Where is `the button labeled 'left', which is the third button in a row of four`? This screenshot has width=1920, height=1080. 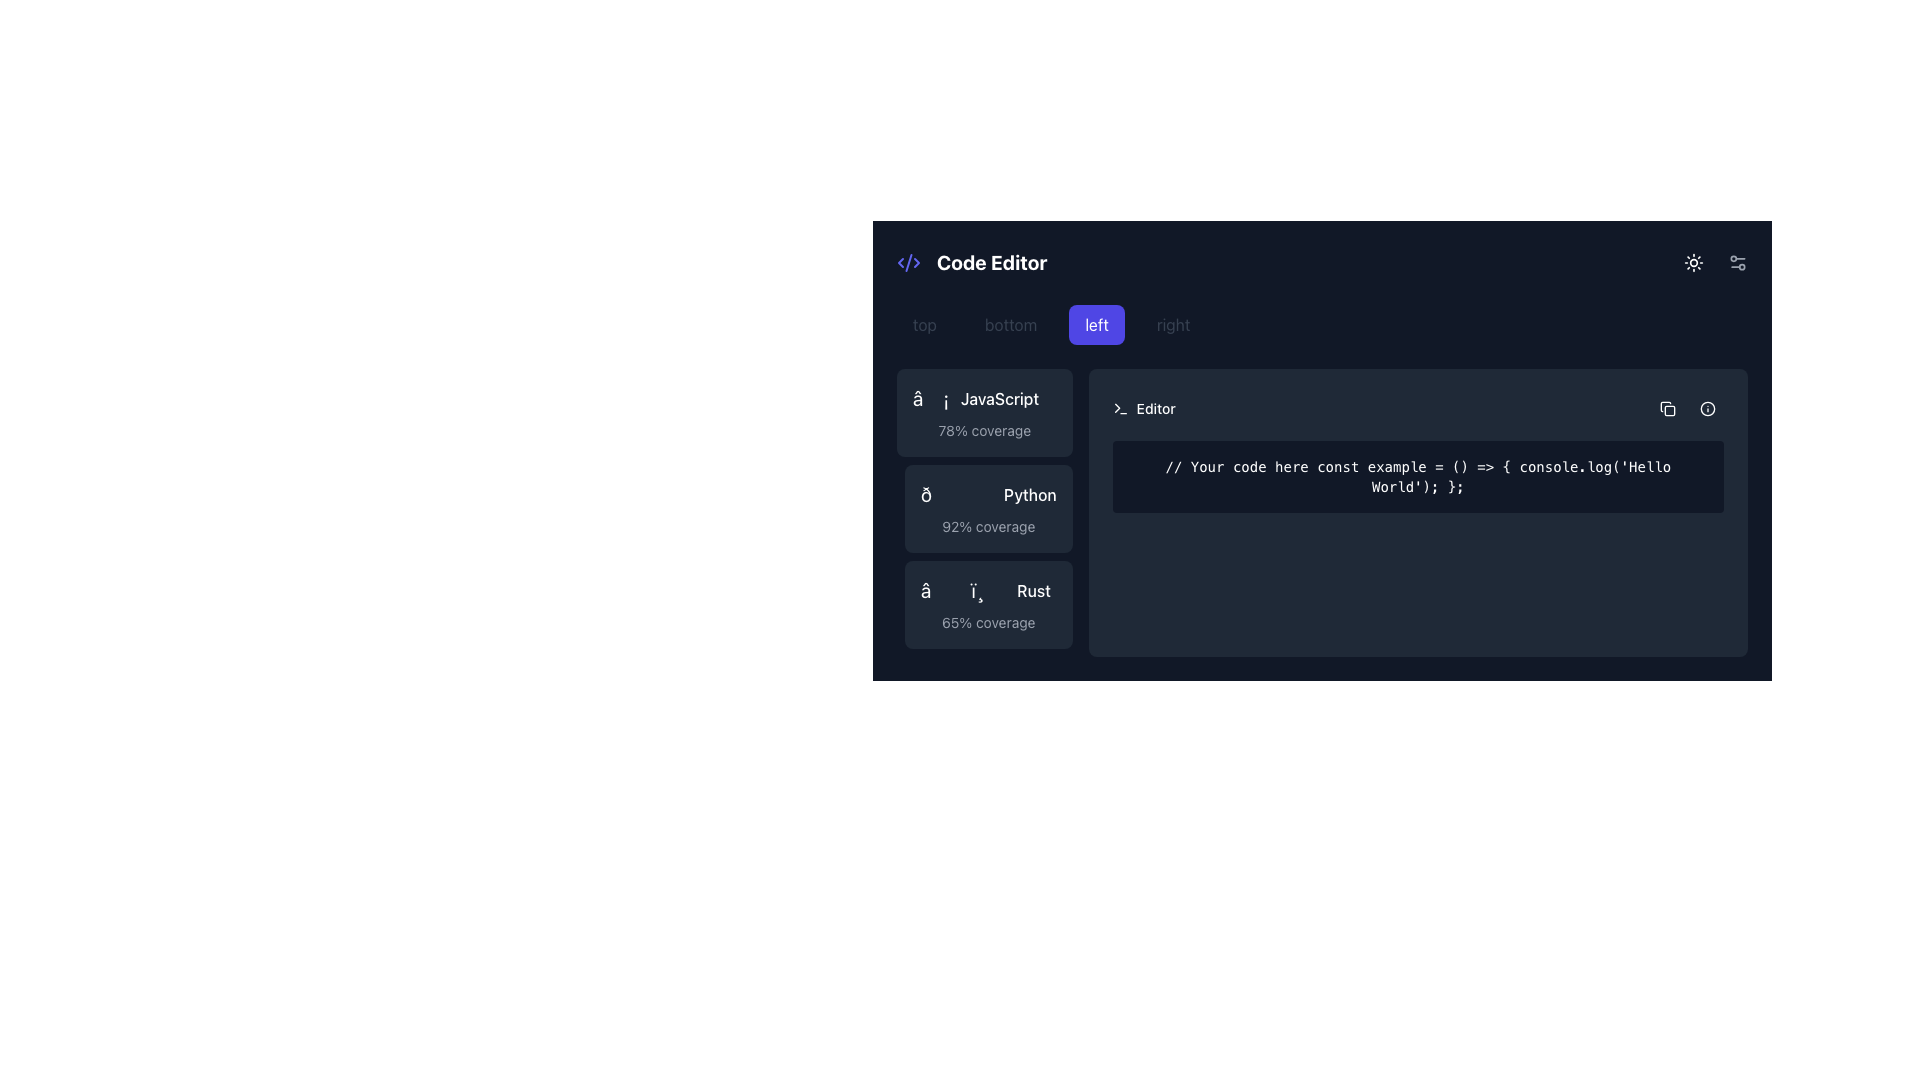 the button labeled 'left', which is the third button in a row of four is located at coordinates (1096, 323).